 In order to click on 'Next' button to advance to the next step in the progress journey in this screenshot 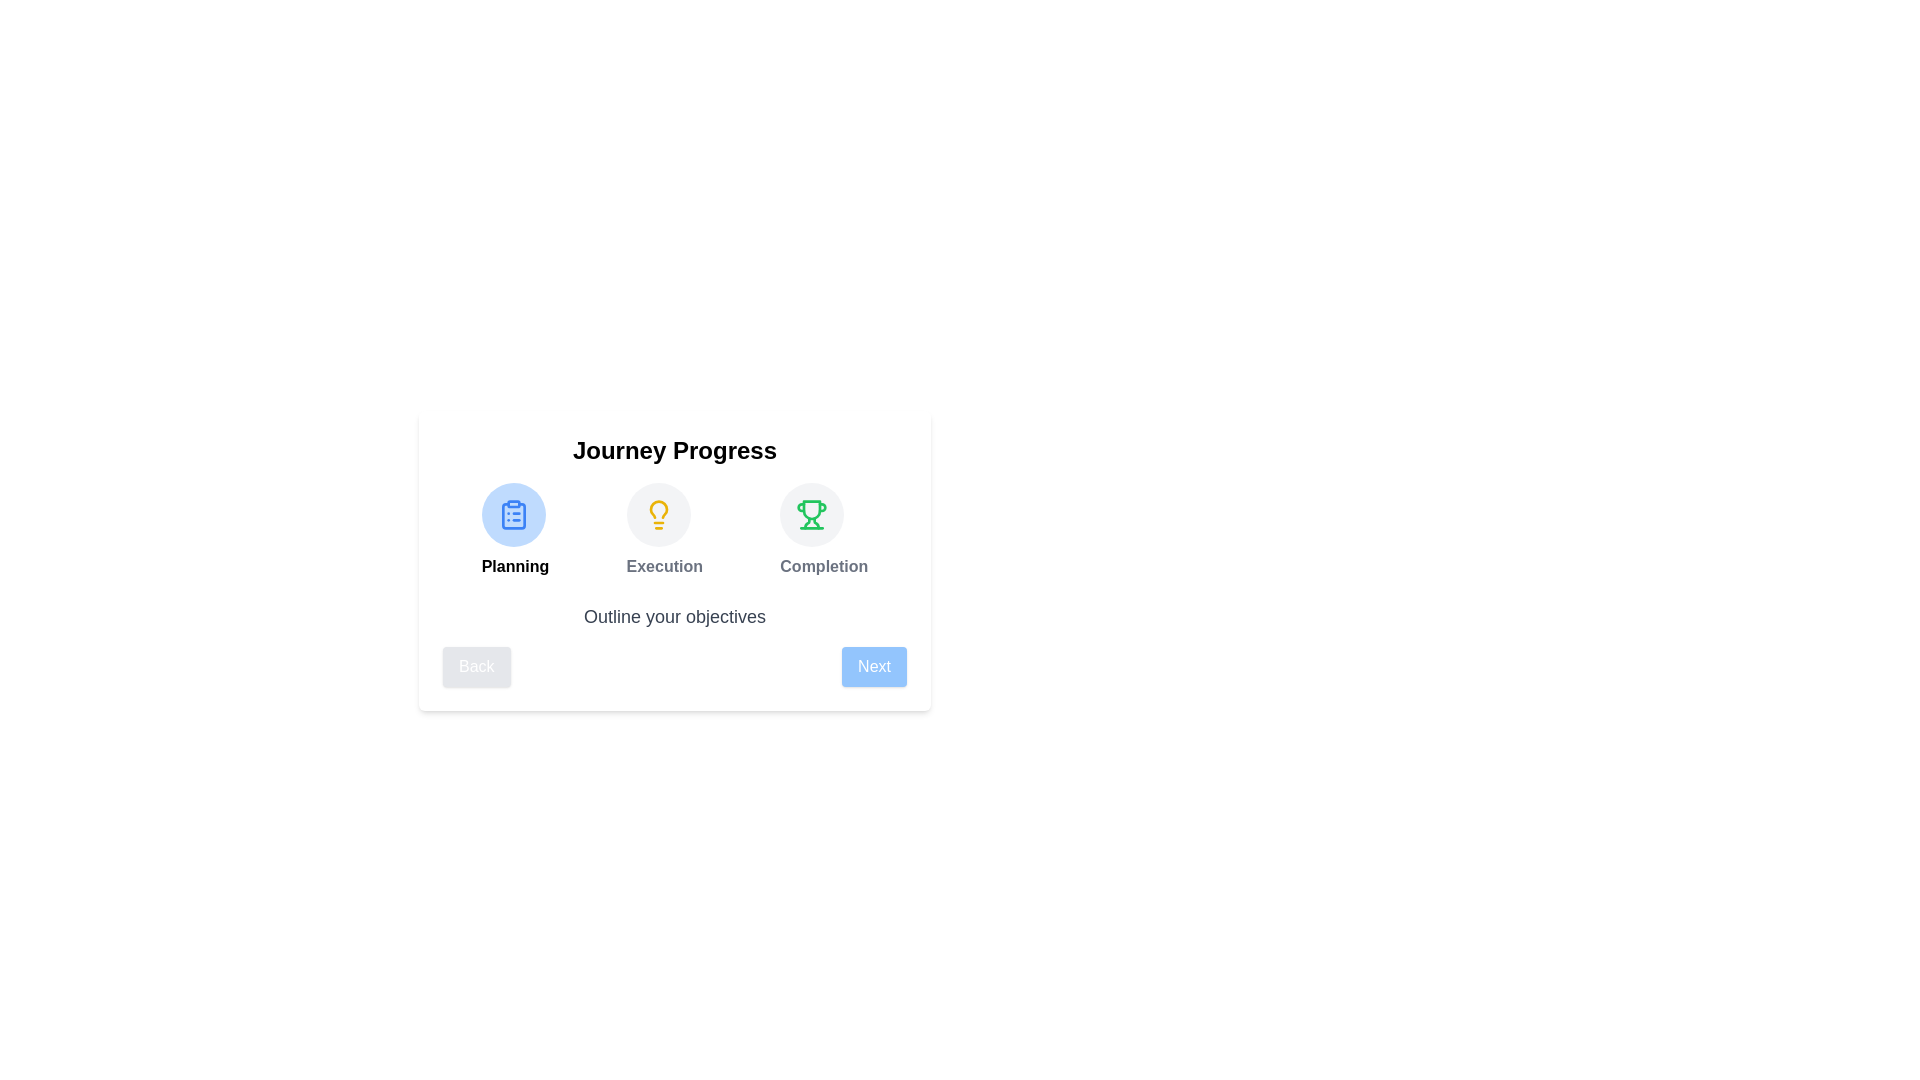, I will do `click(874, 667)`.